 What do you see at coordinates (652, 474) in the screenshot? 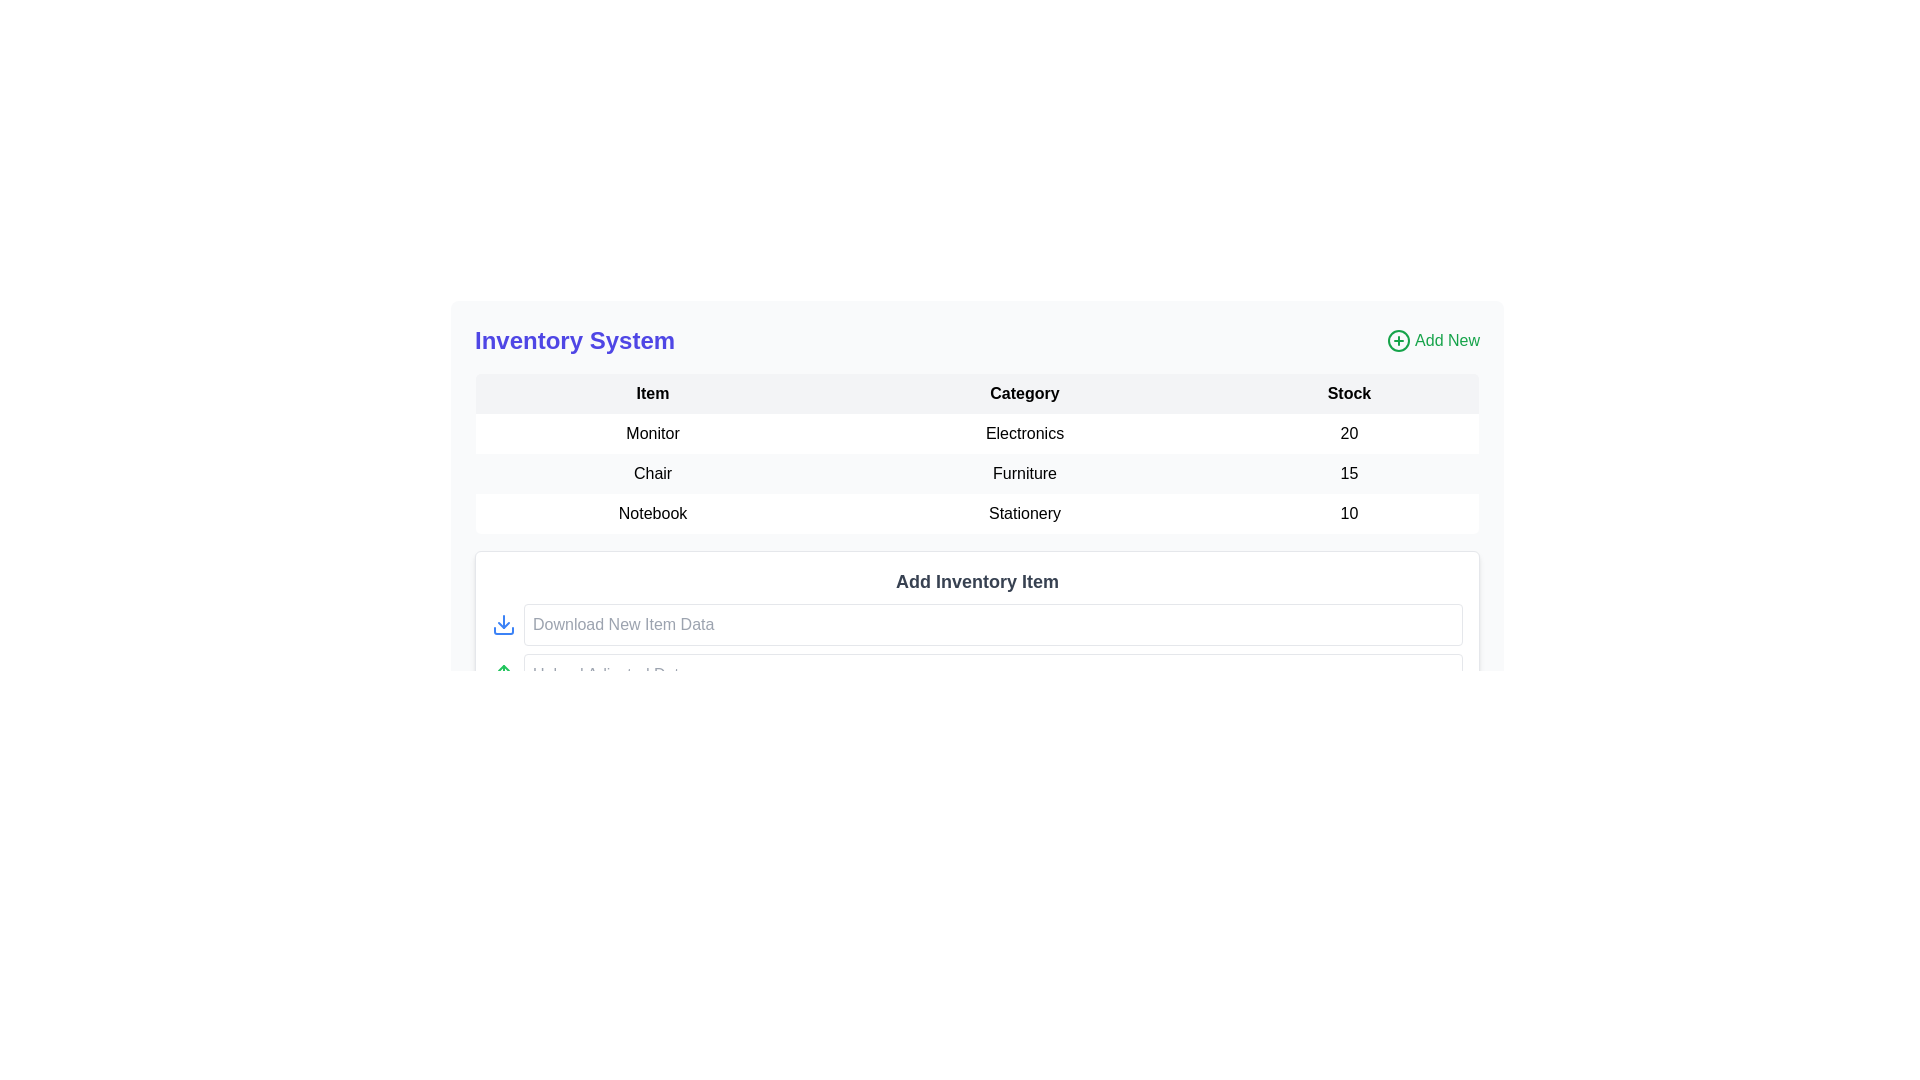
I see `the text label displaying 'Chair' in bold, black text, located in the second row of the 'Item' column of the table` at bounding box center [652, 474].